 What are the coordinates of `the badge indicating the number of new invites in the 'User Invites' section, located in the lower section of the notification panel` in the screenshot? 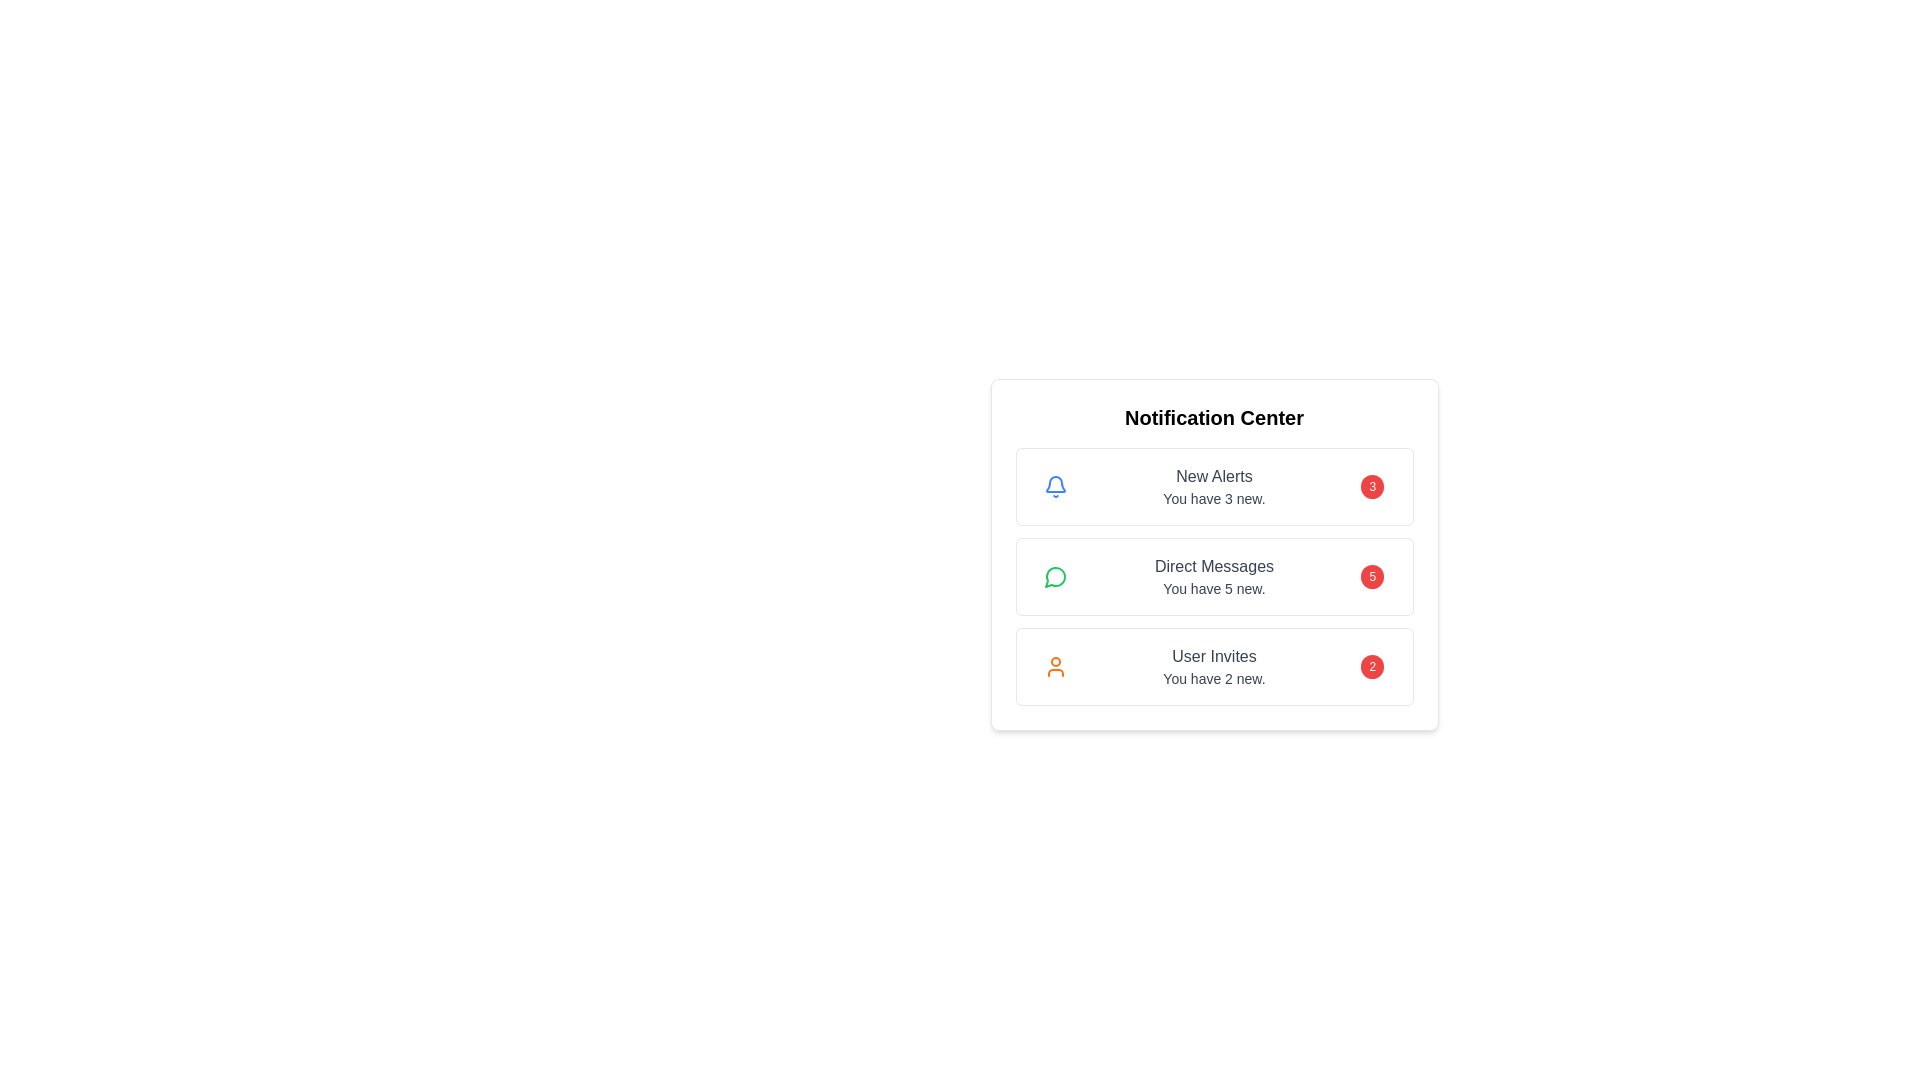 It's located at (1371, 667).